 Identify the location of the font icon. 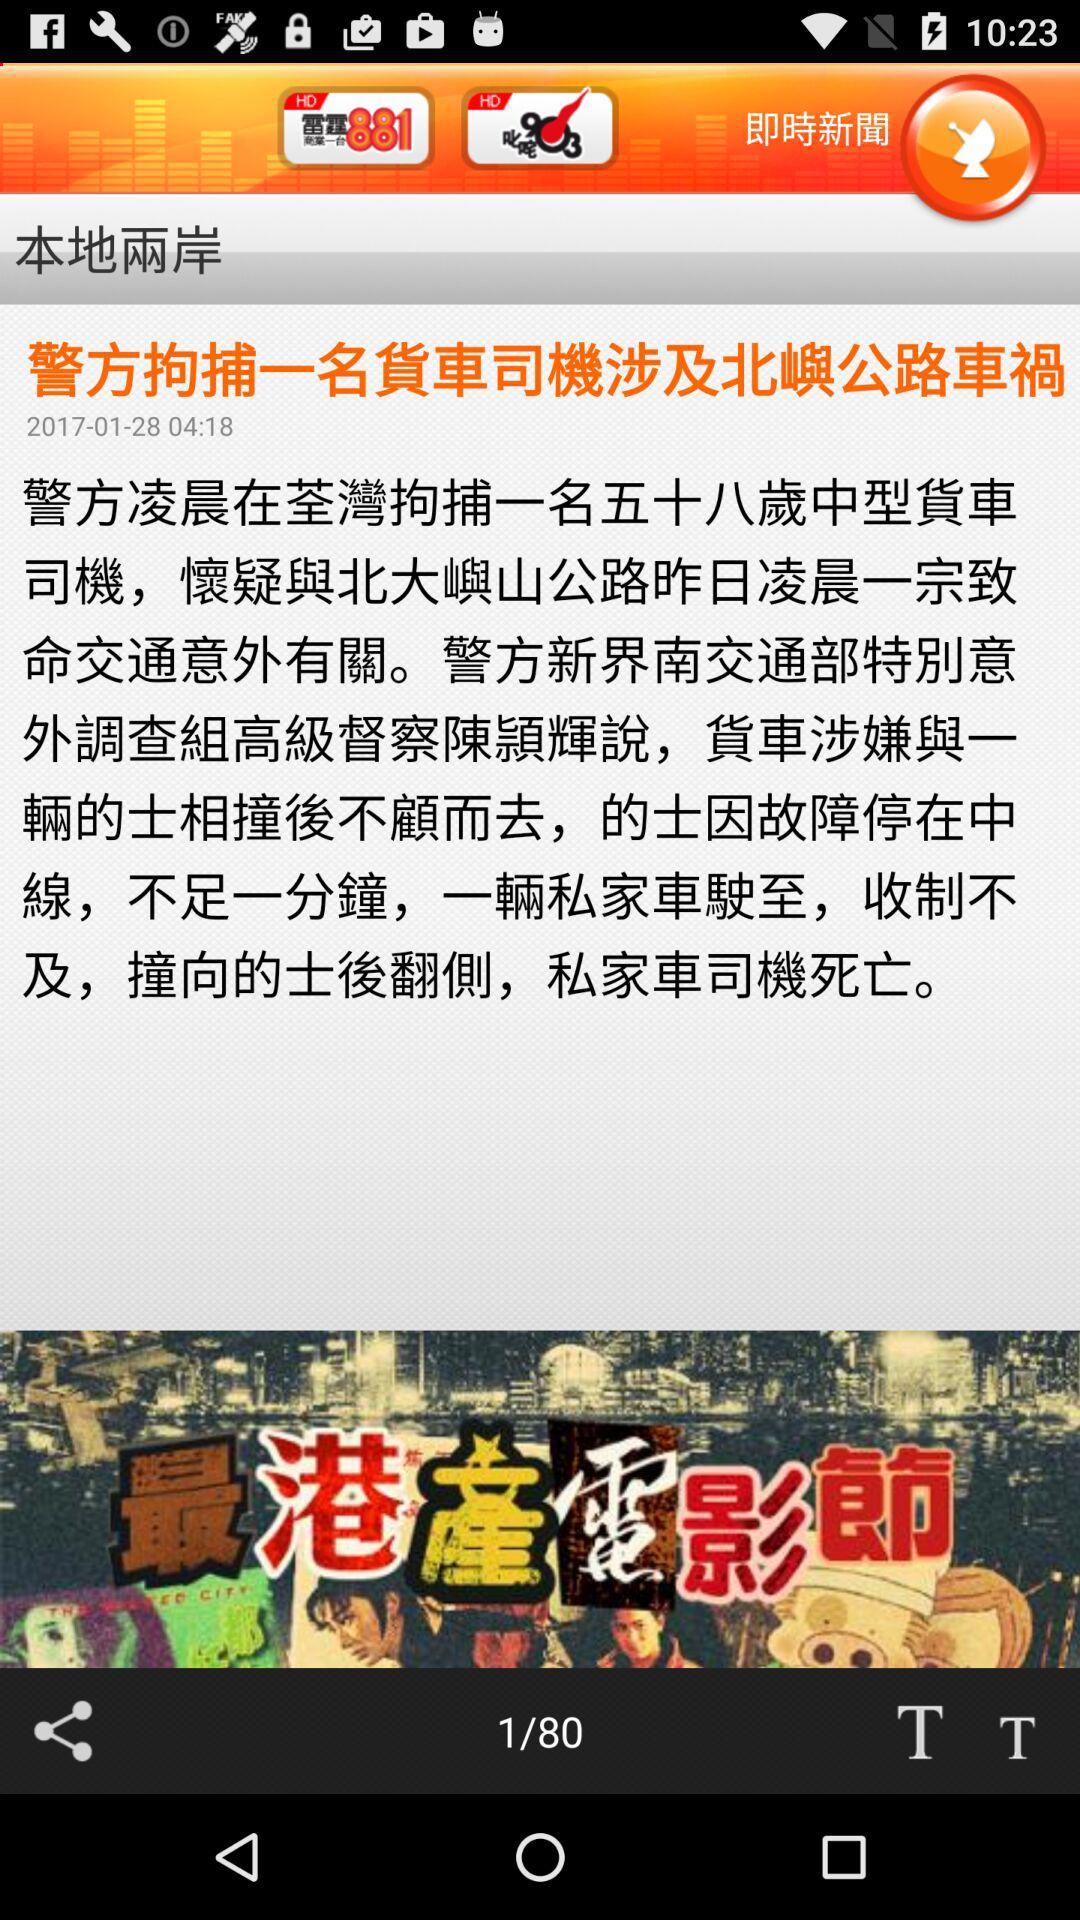
(1017, 1851).